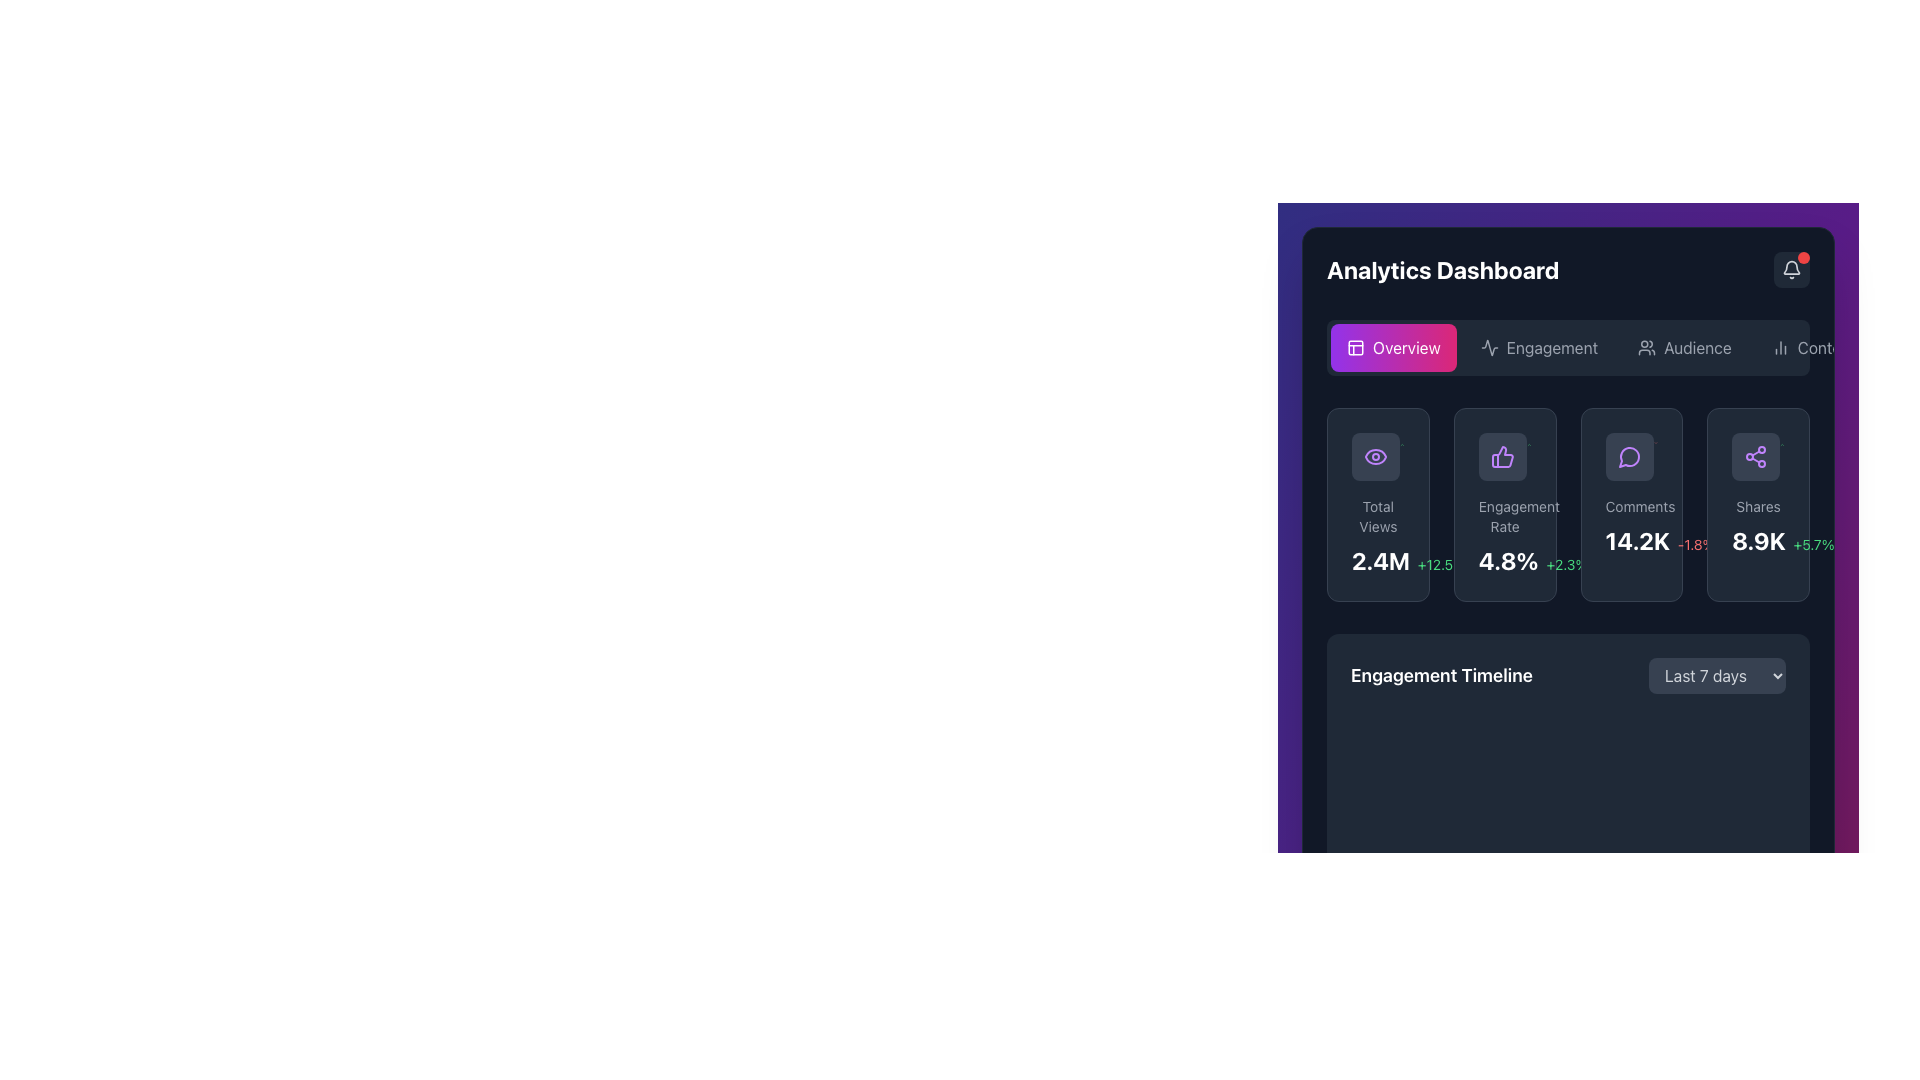 This screenshot has height=1080, width=1920. What do you see at coordinates (1814, 544) in the screenshot?
I see `the text label displaying the percentage change '+5.7%' in green text, which is located in the 'Shares' block of the dashboard, to indicate a positive growth next to the primary statistic '8.9K'` at bounding box center [1814, 544].